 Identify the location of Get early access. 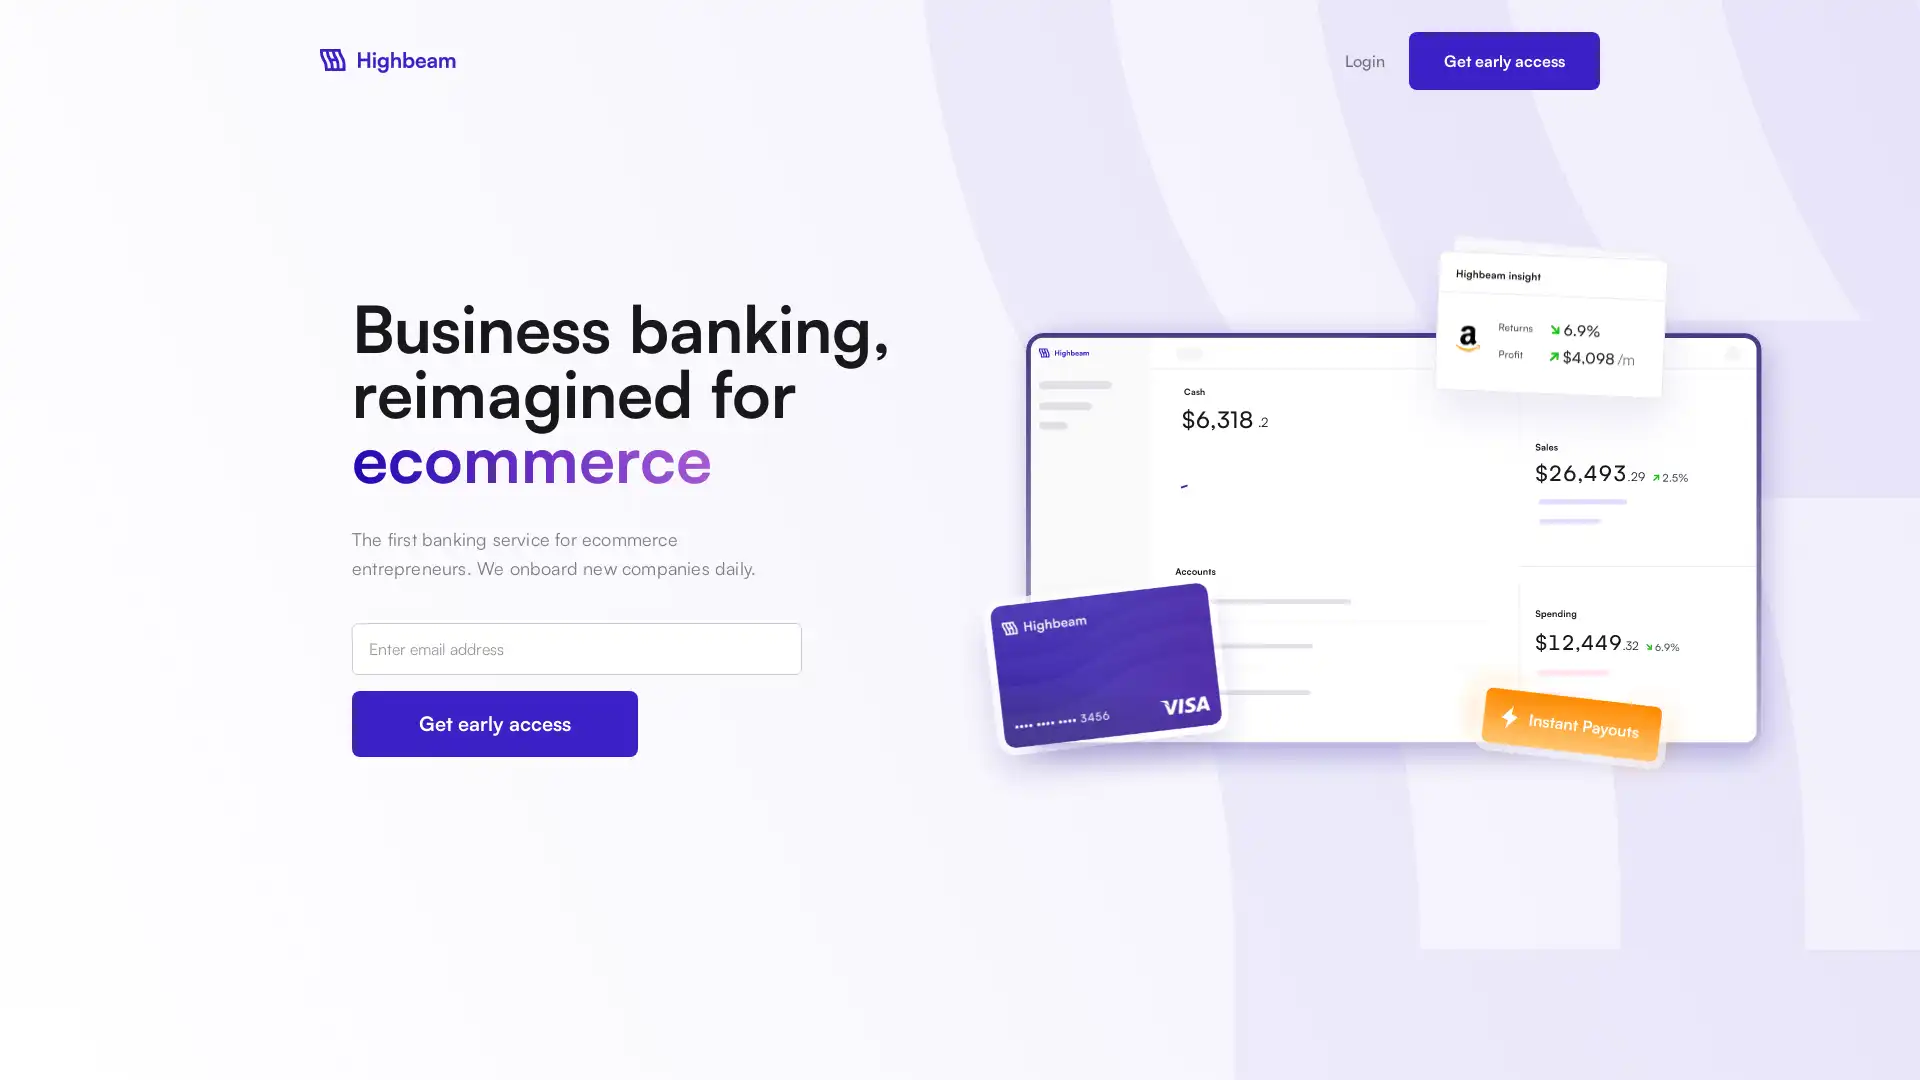
(494, 722).